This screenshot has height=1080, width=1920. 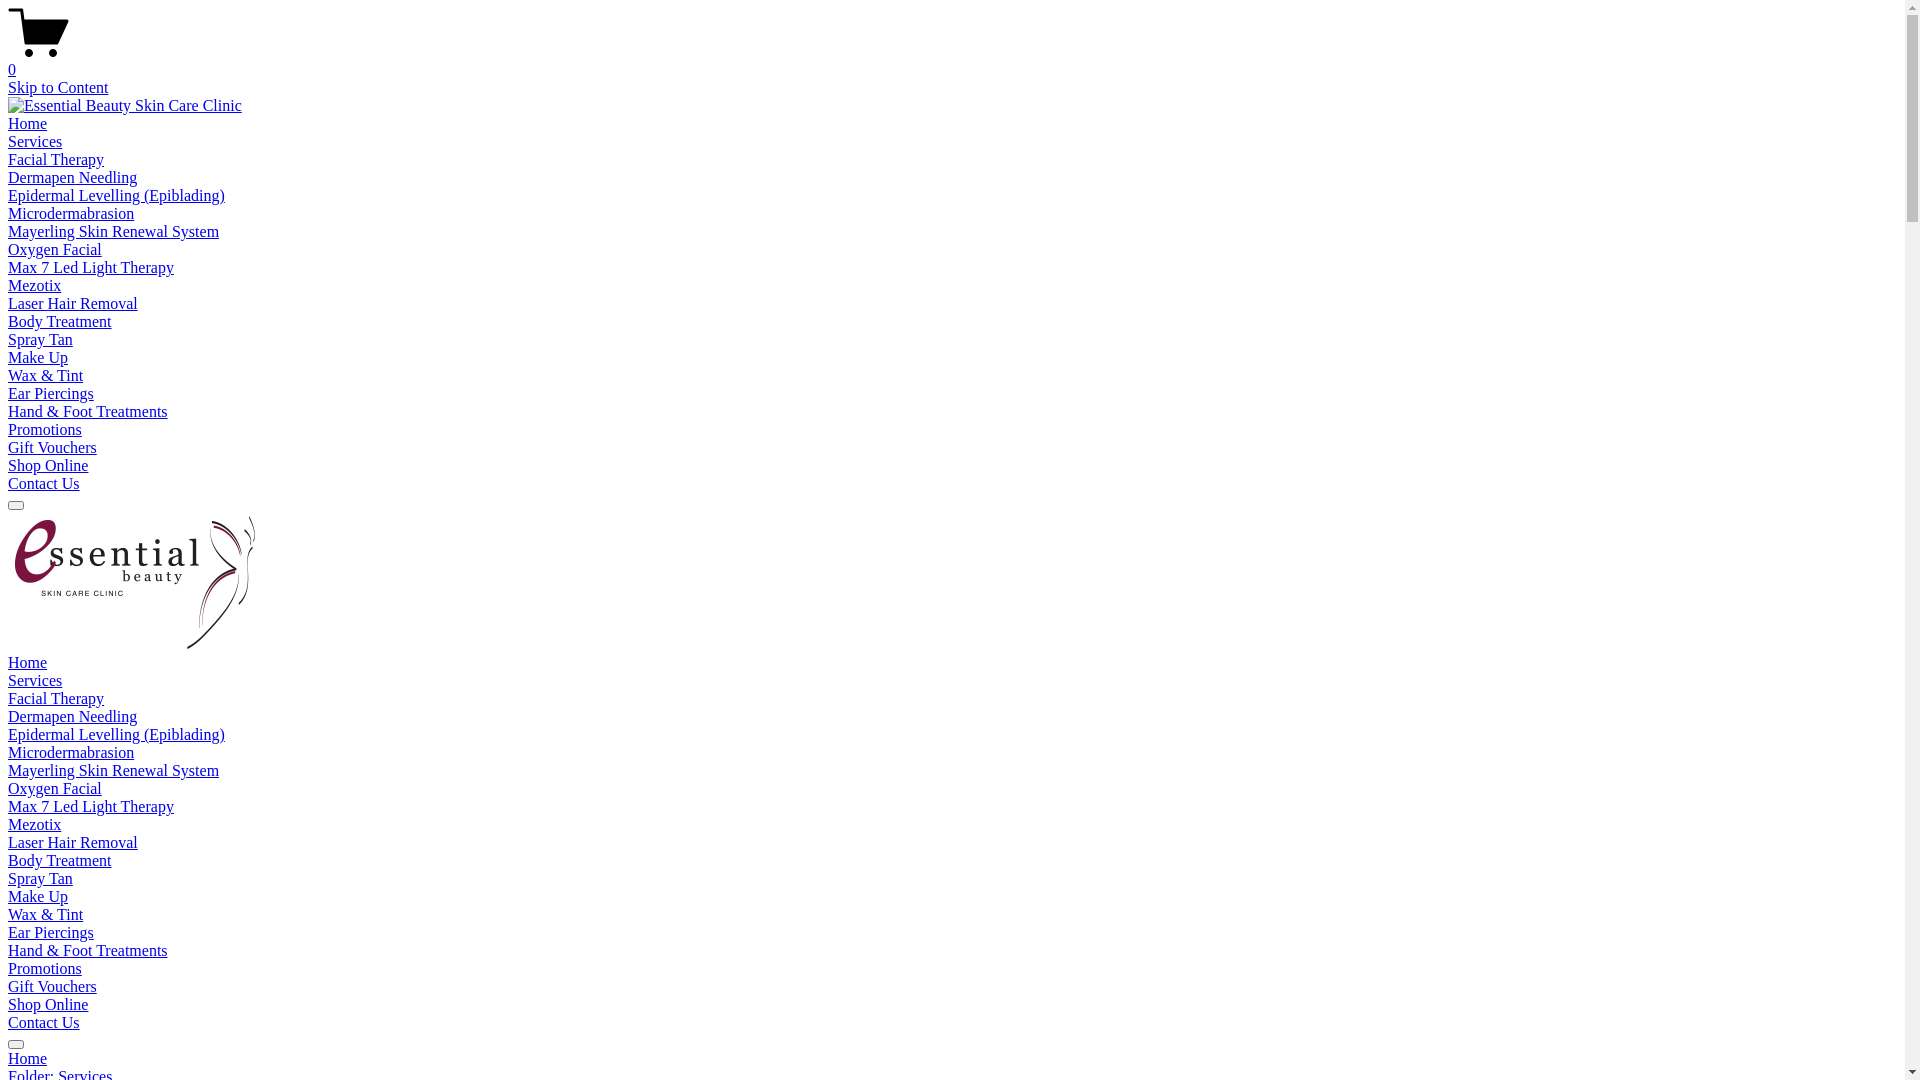 I want to click on 'Home', so click(x=27, y=123).